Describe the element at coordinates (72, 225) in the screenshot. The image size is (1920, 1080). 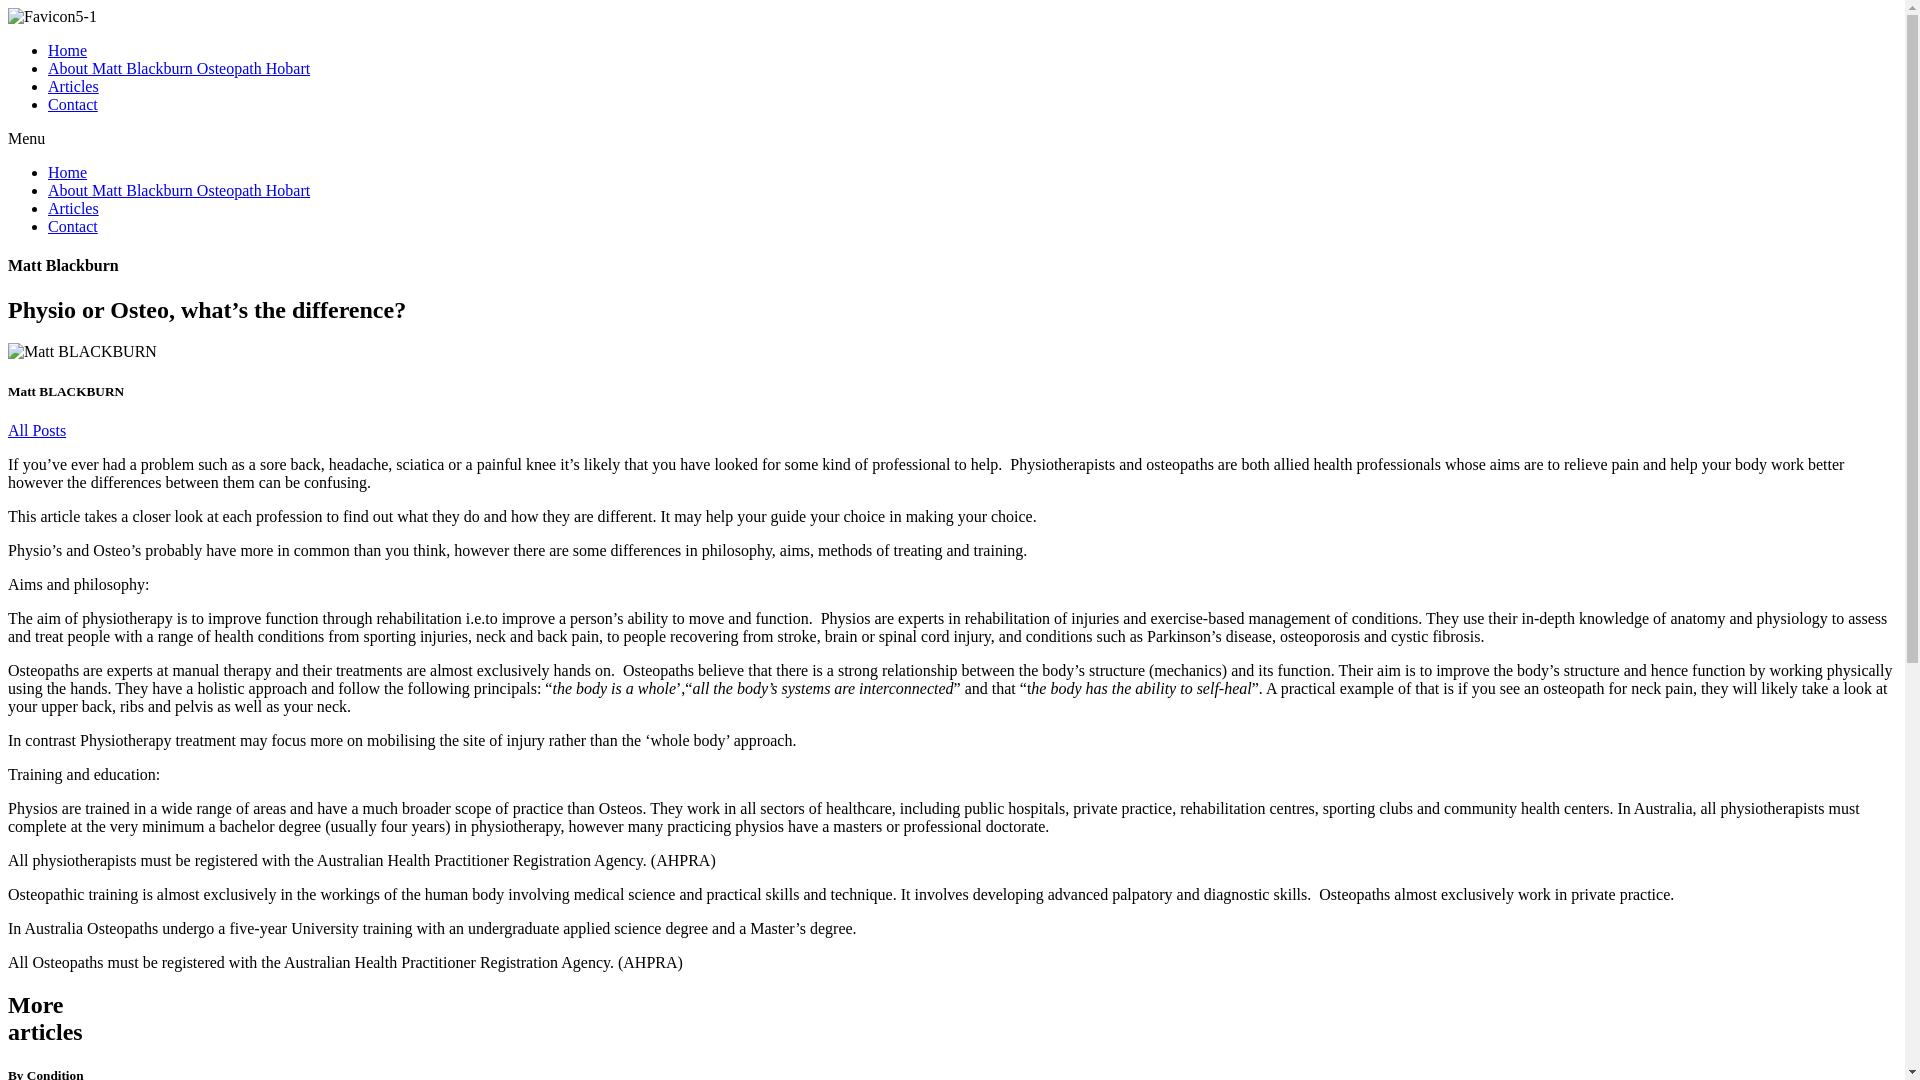
I see `'Contact'` at that location.